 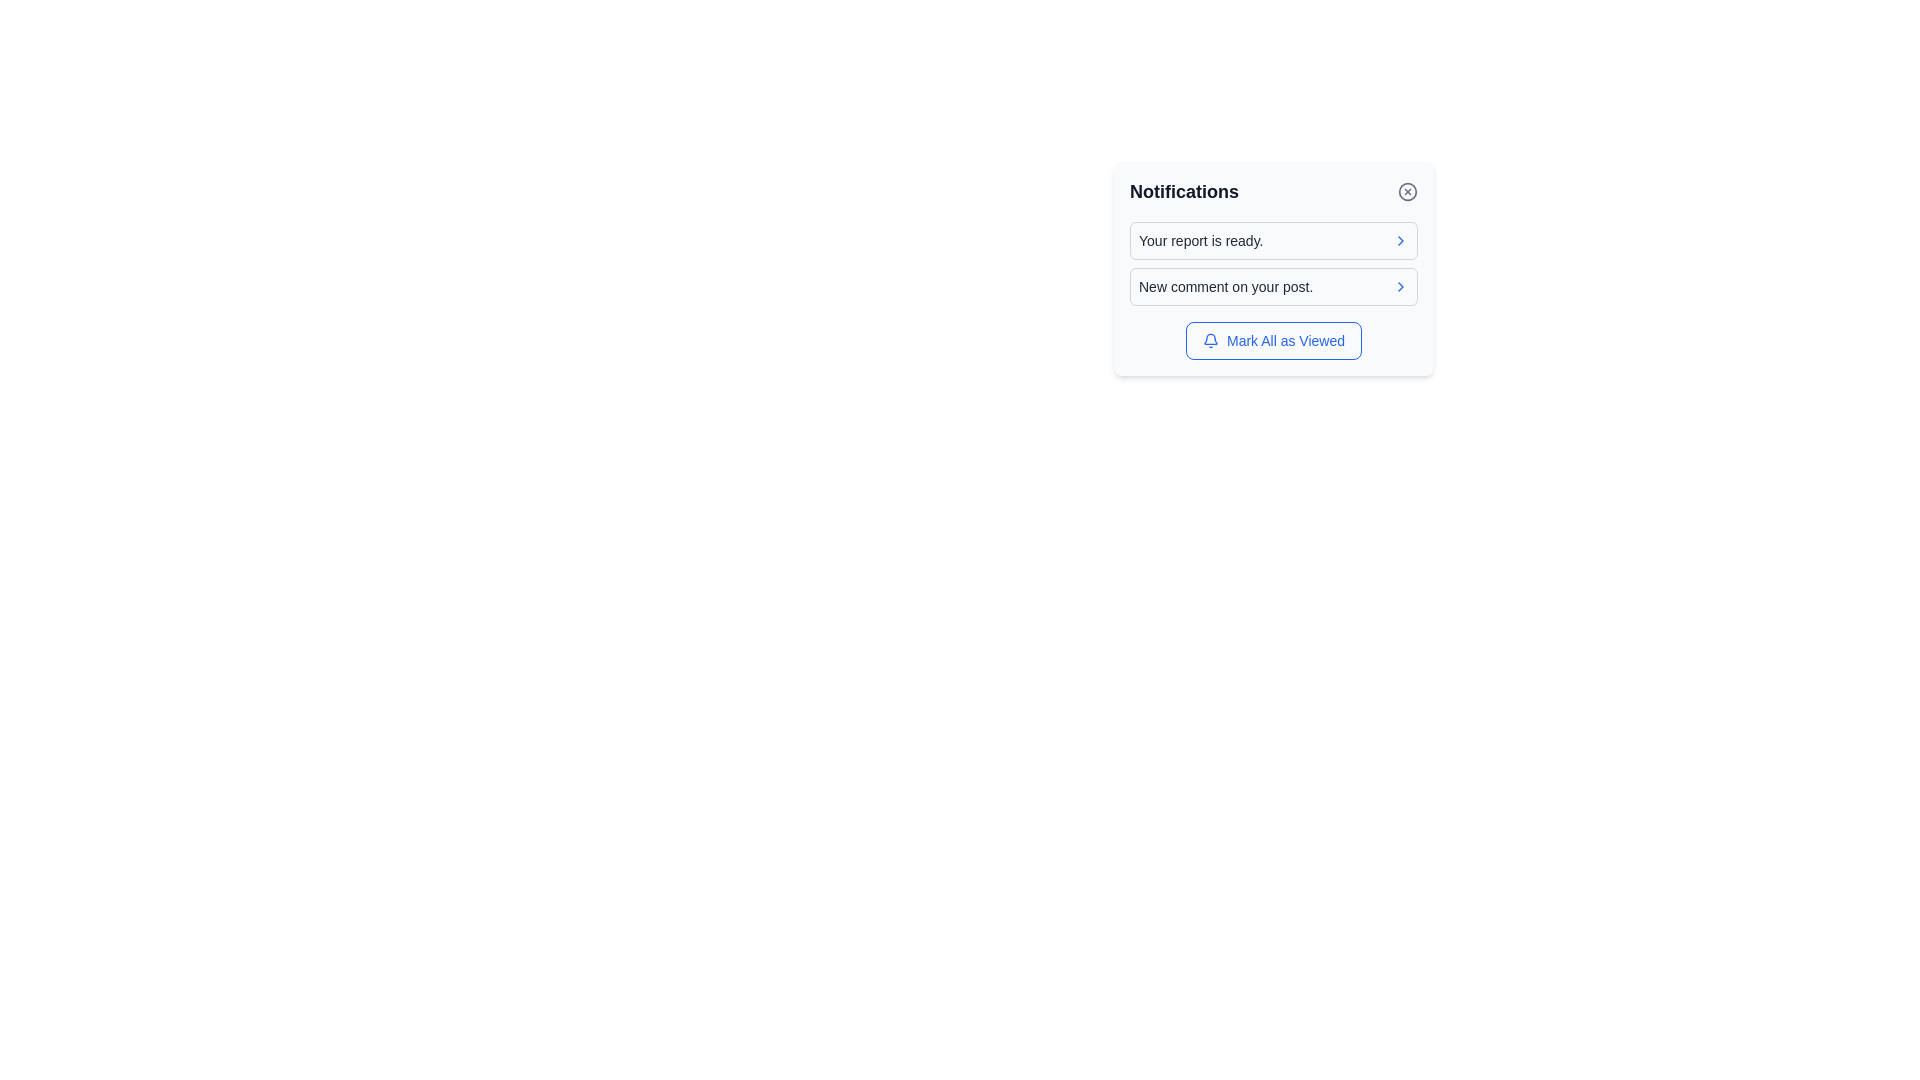 I want to click on the bell-shaped notification icon located at the beginning of the 'Mark All as Viewed' button in the notification panel, so click(x=1209, y=339).